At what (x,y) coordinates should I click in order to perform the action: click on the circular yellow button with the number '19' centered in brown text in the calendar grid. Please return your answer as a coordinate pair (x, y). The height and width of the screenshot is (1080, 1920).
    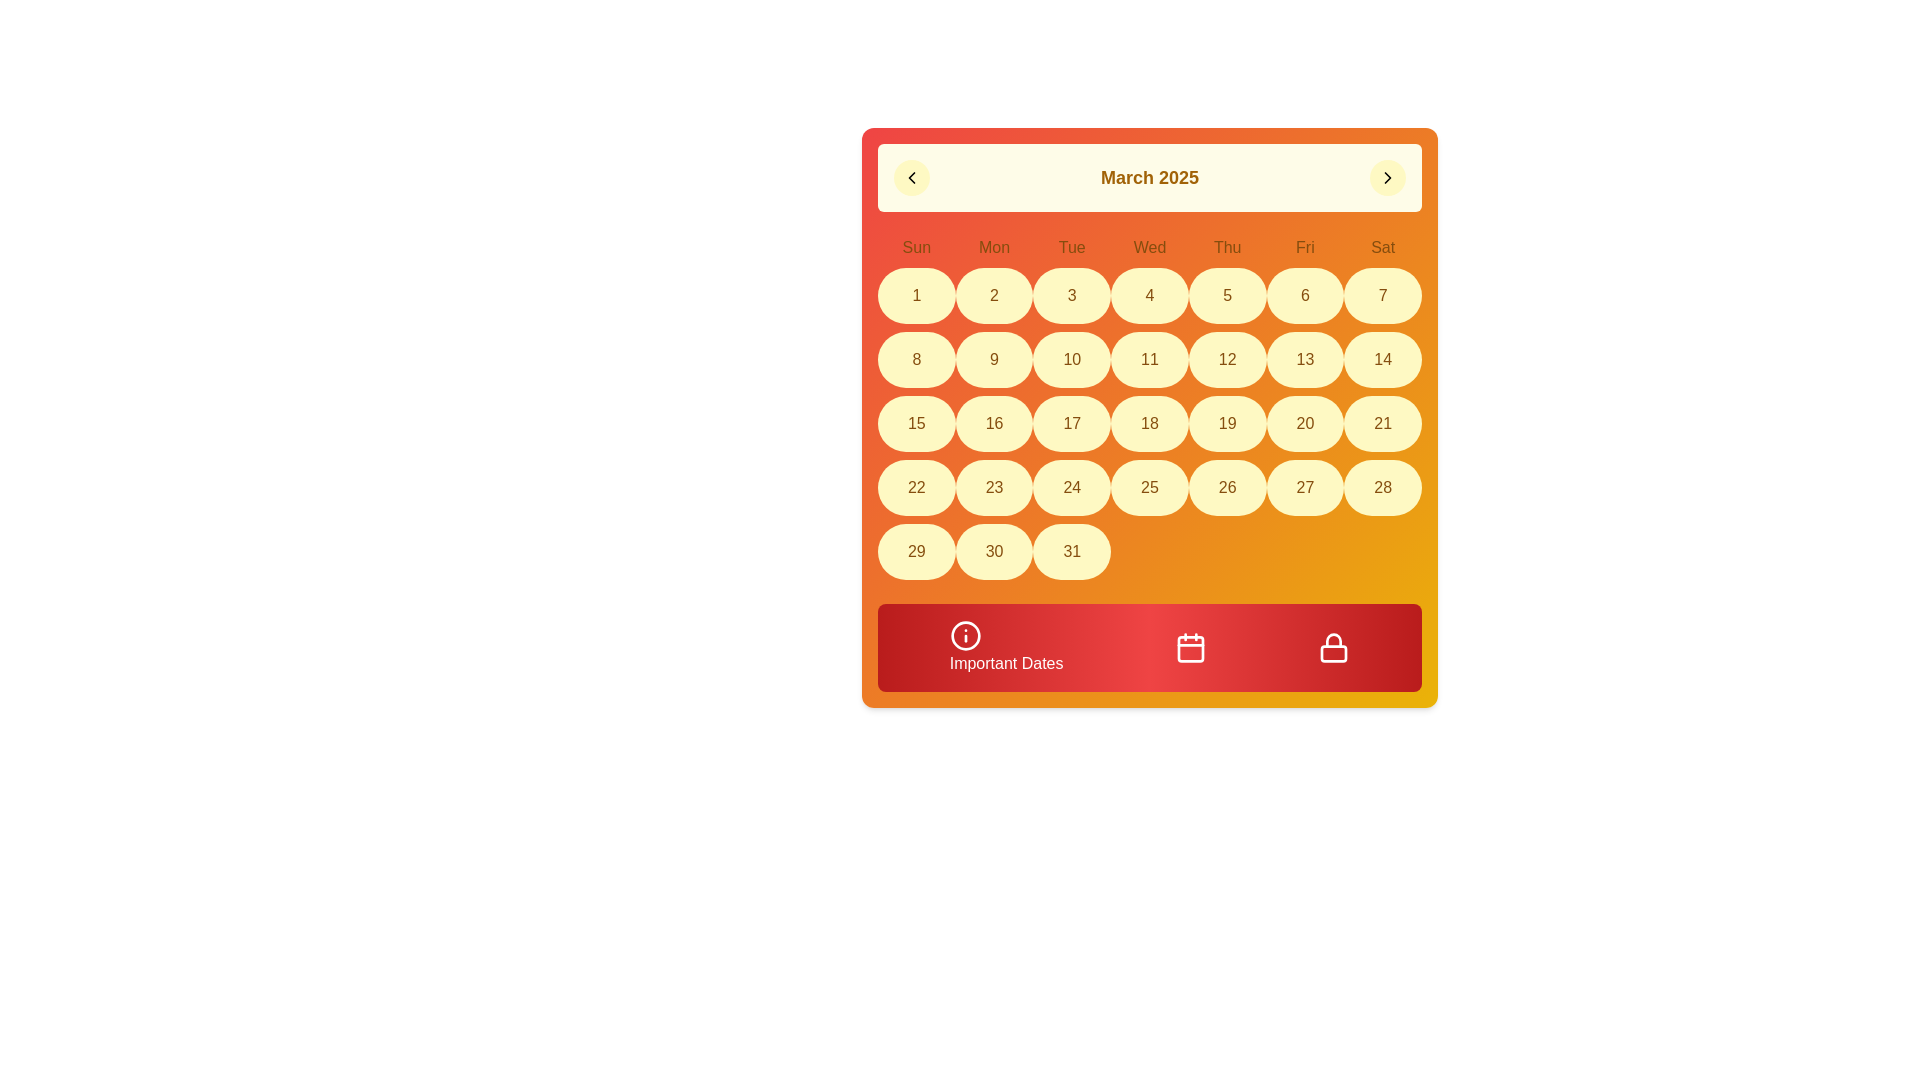
    Looking at the image, I should click on (1226, 423).